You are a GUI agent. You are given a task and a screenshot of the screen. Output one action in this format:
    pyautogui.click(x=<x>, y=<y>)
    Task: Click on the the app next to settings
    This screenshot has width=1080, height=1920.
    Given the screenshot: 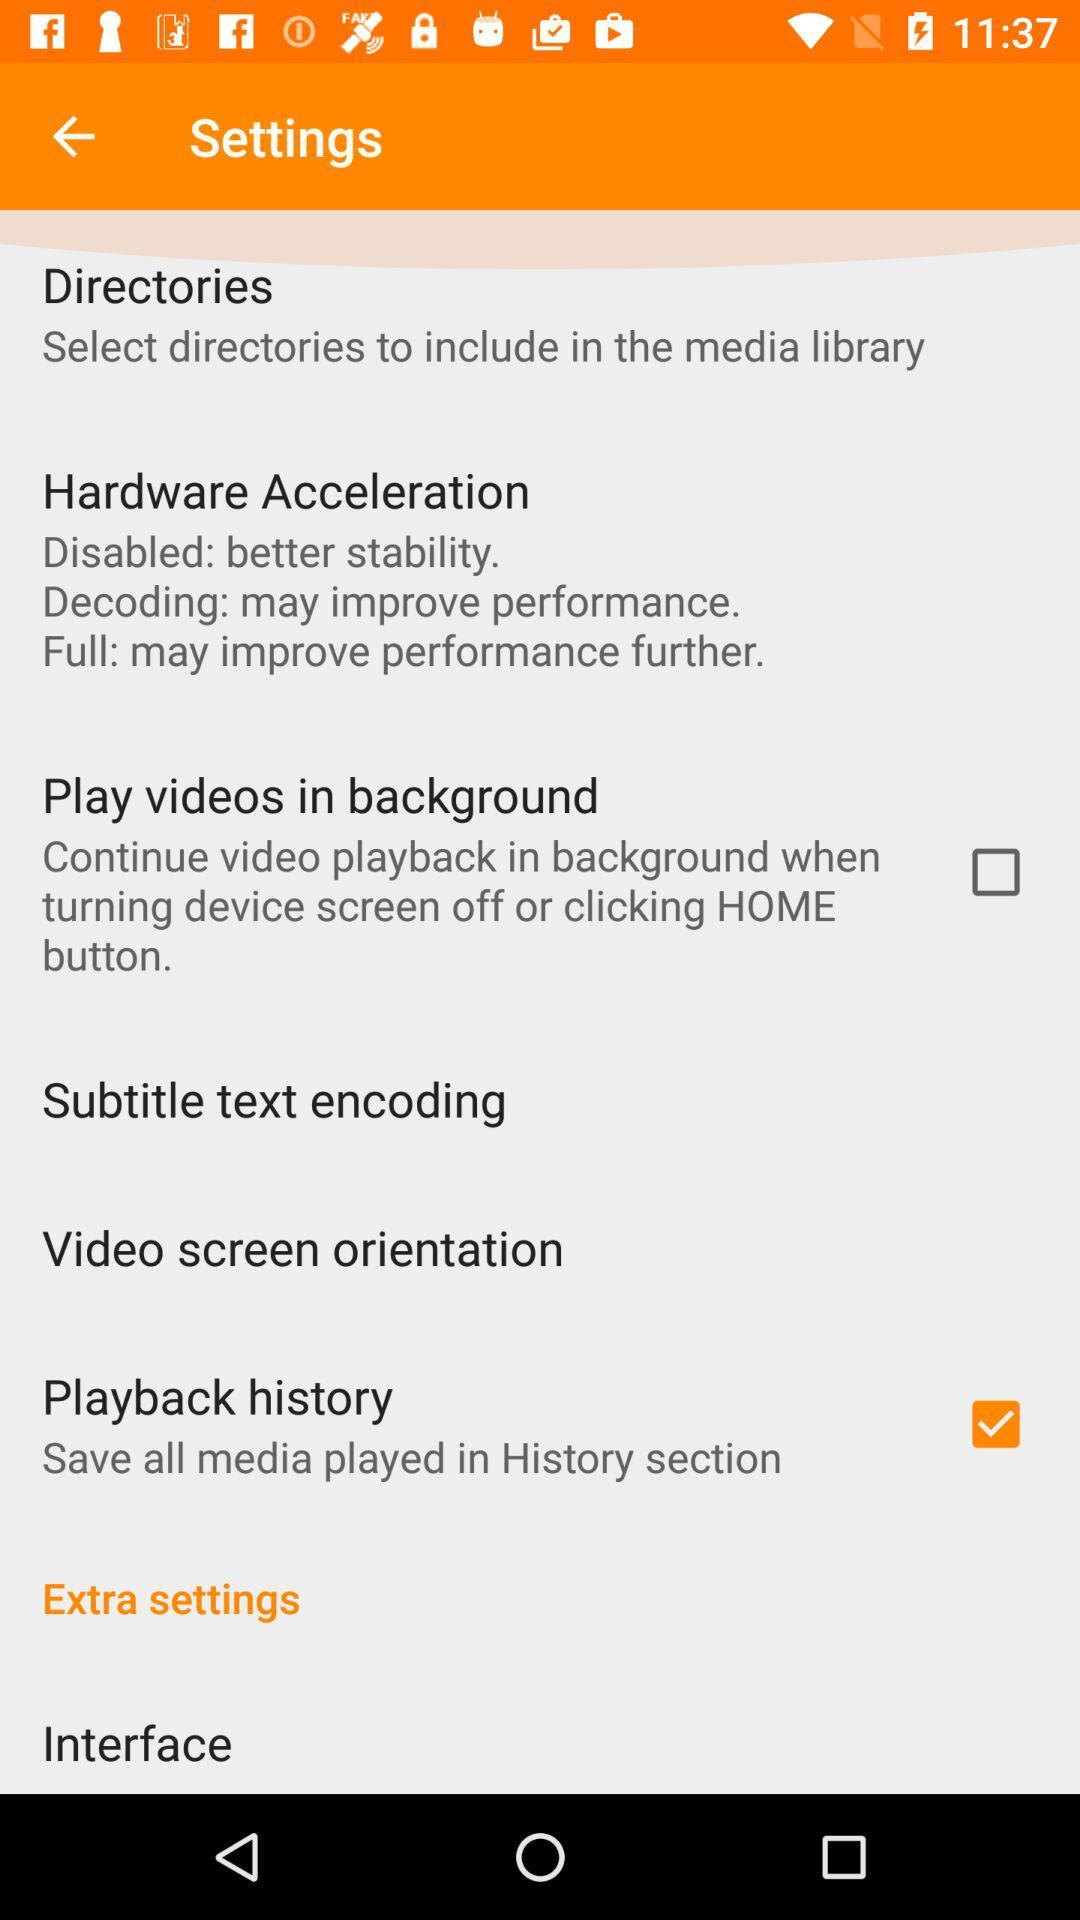 What is the action you would take?
    pyautogui.click(x=72, y=135)
    